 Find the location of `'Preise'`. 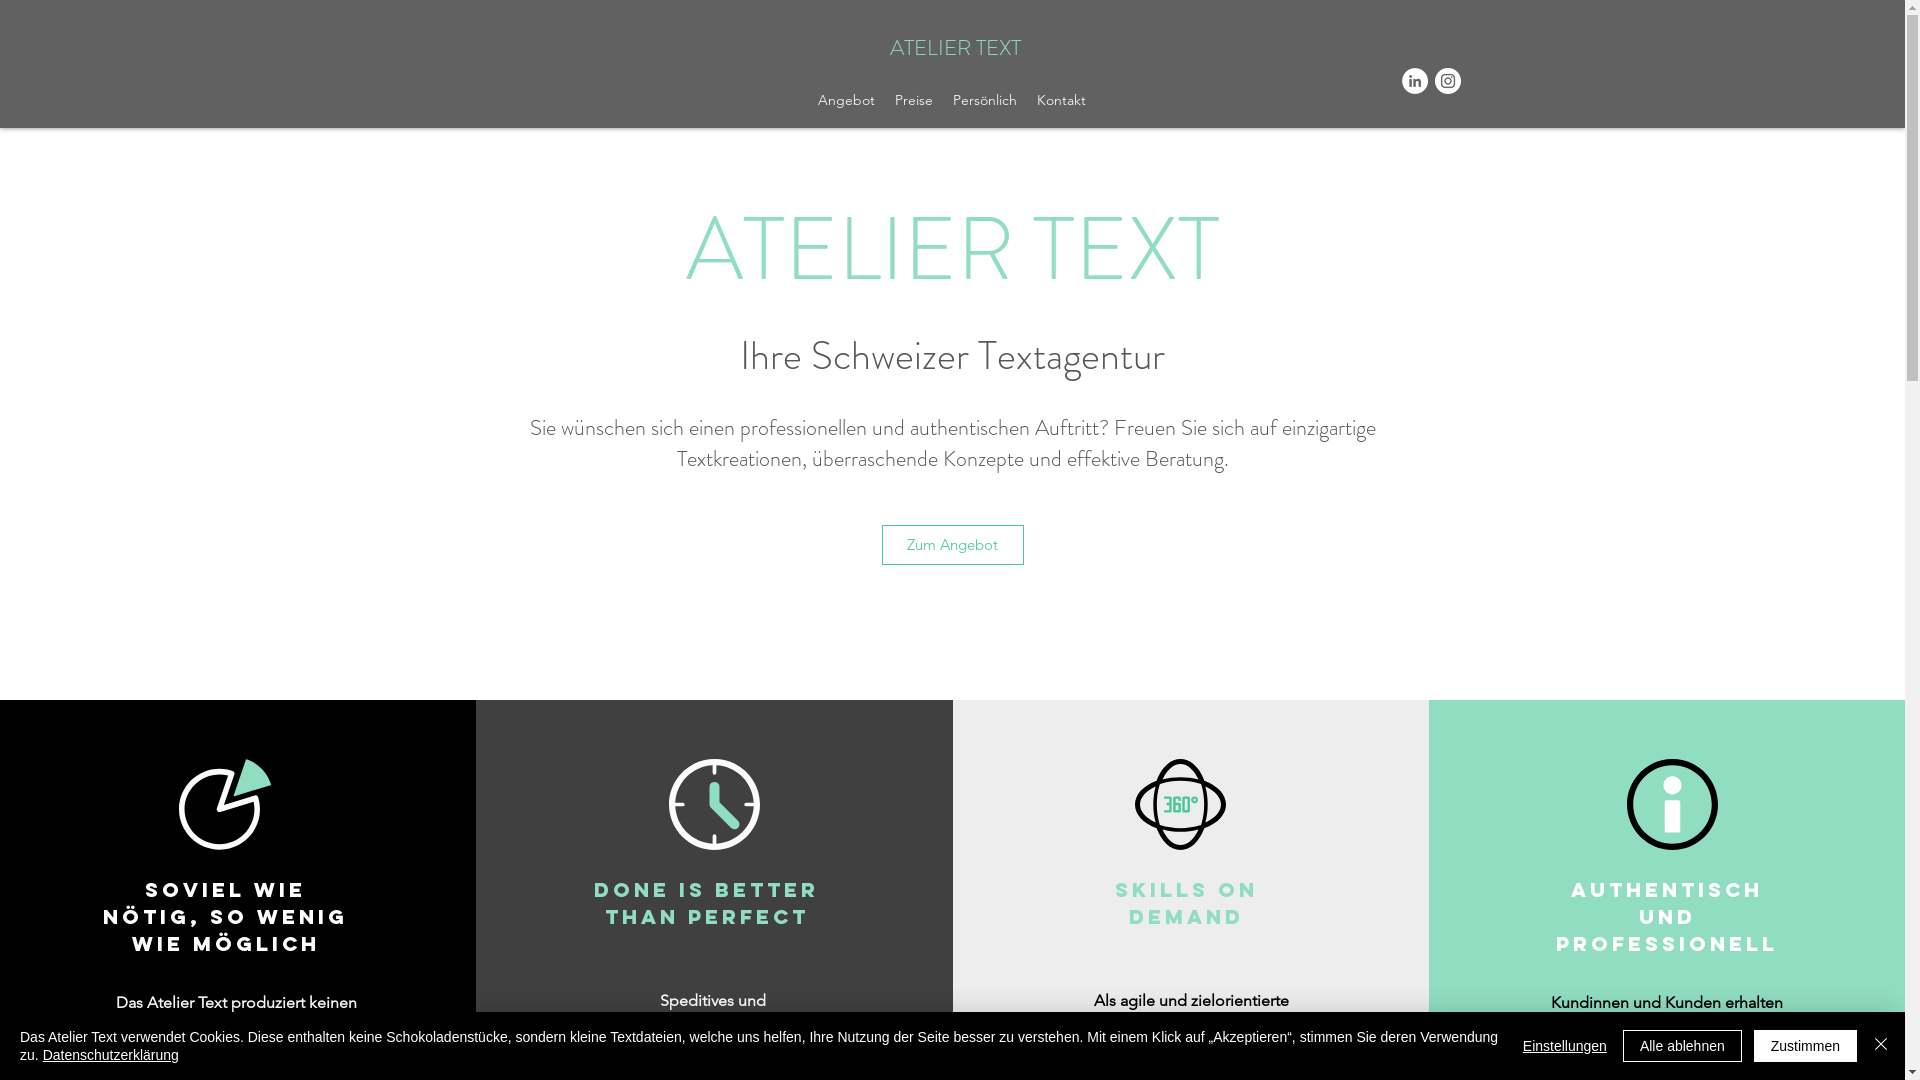

'Preise' is located at coordinates (912, 100).